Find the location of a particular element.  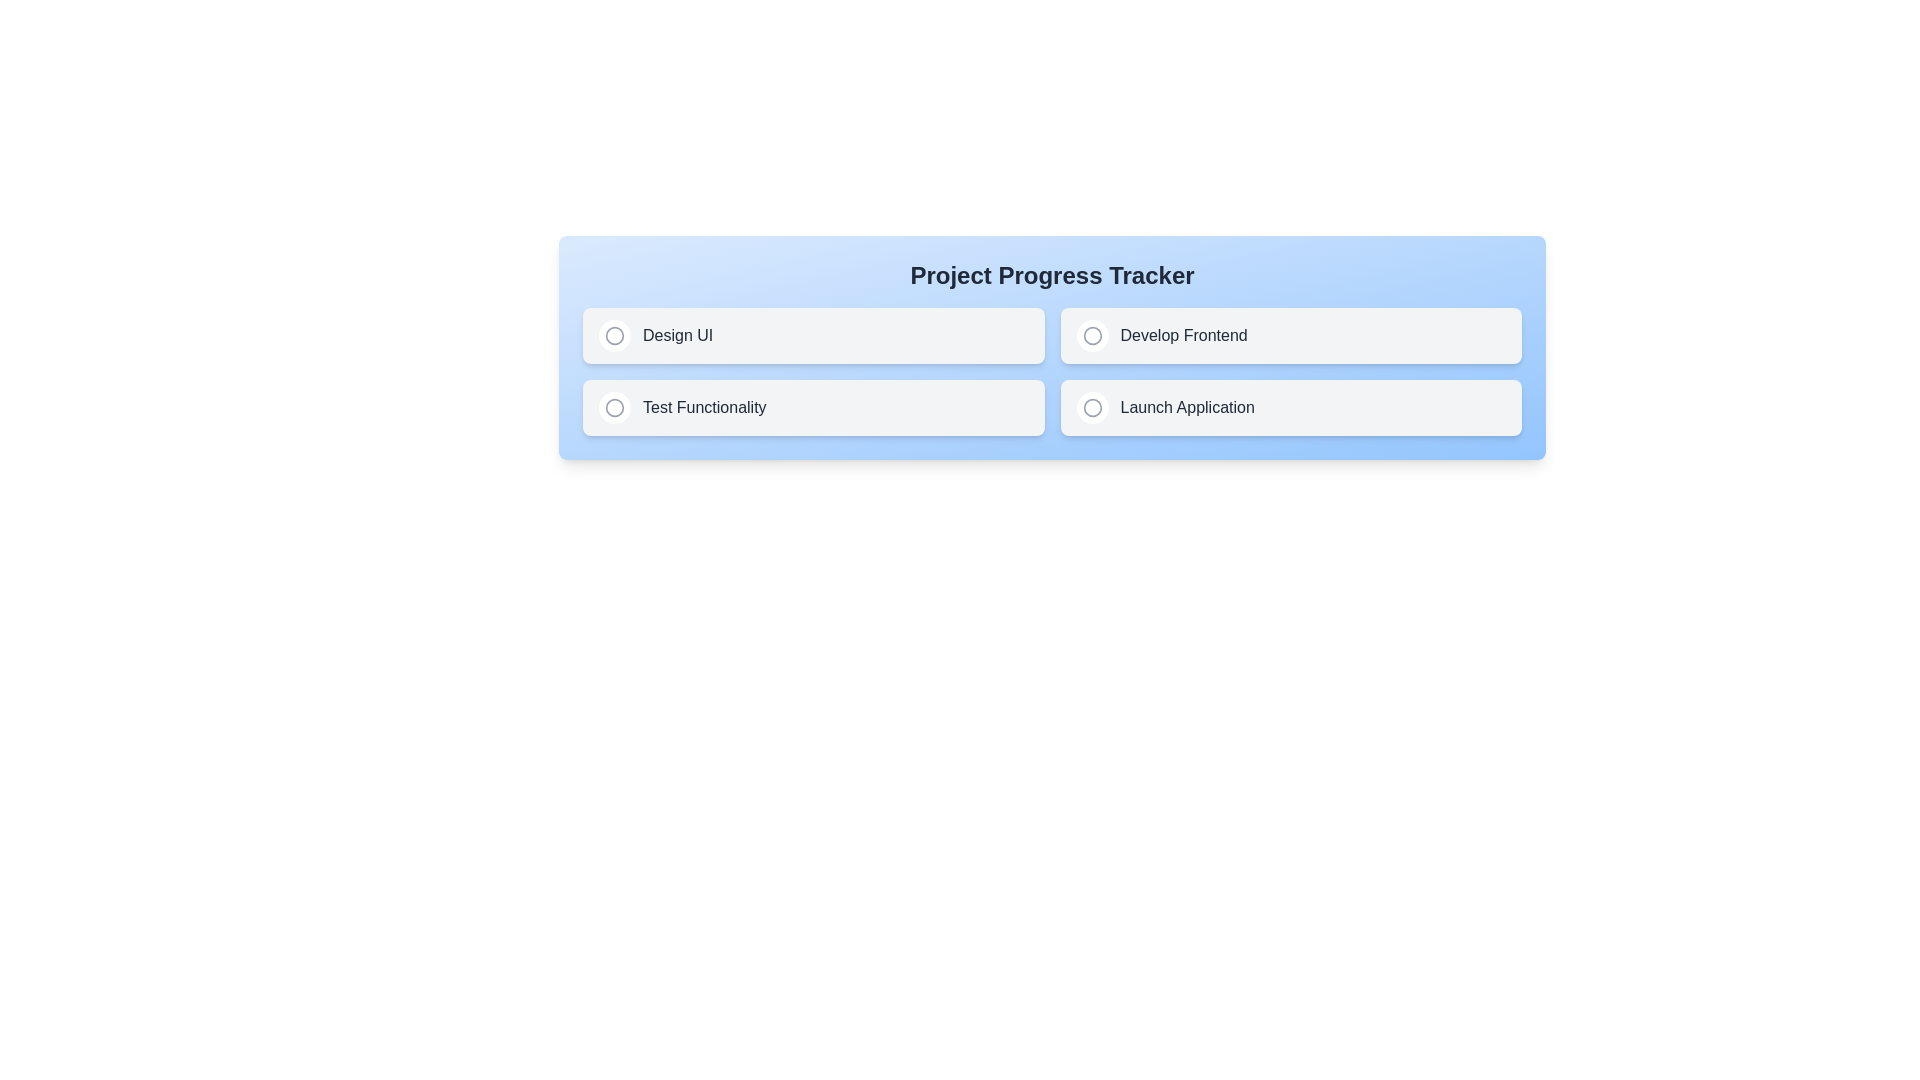

the 'Design UI' task chip to toggle its completion state is located at coordinates (813, 334).